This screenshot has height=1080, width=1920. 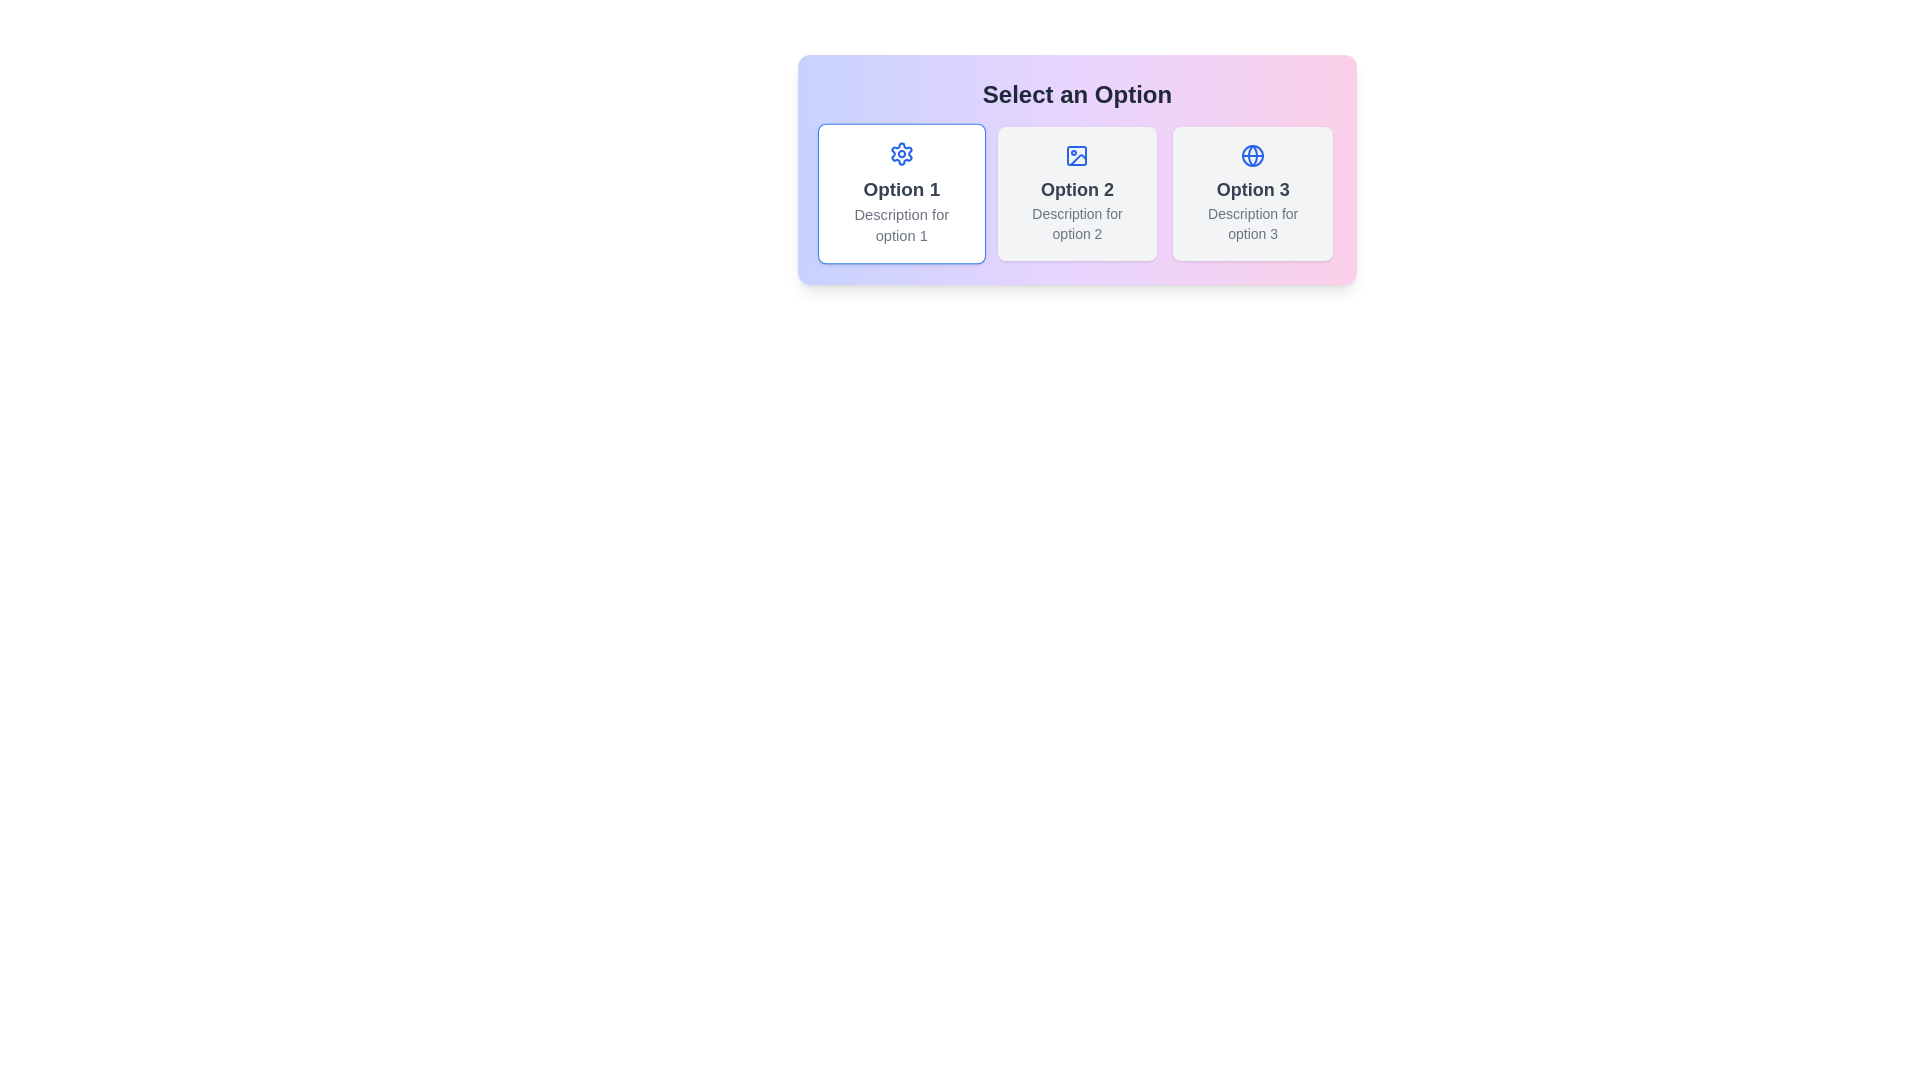 I want to click on the label indicating the name of the option represented by the first card in the horizontal layout beneath the 'Select an Option' header, so click(x=900, y=189).